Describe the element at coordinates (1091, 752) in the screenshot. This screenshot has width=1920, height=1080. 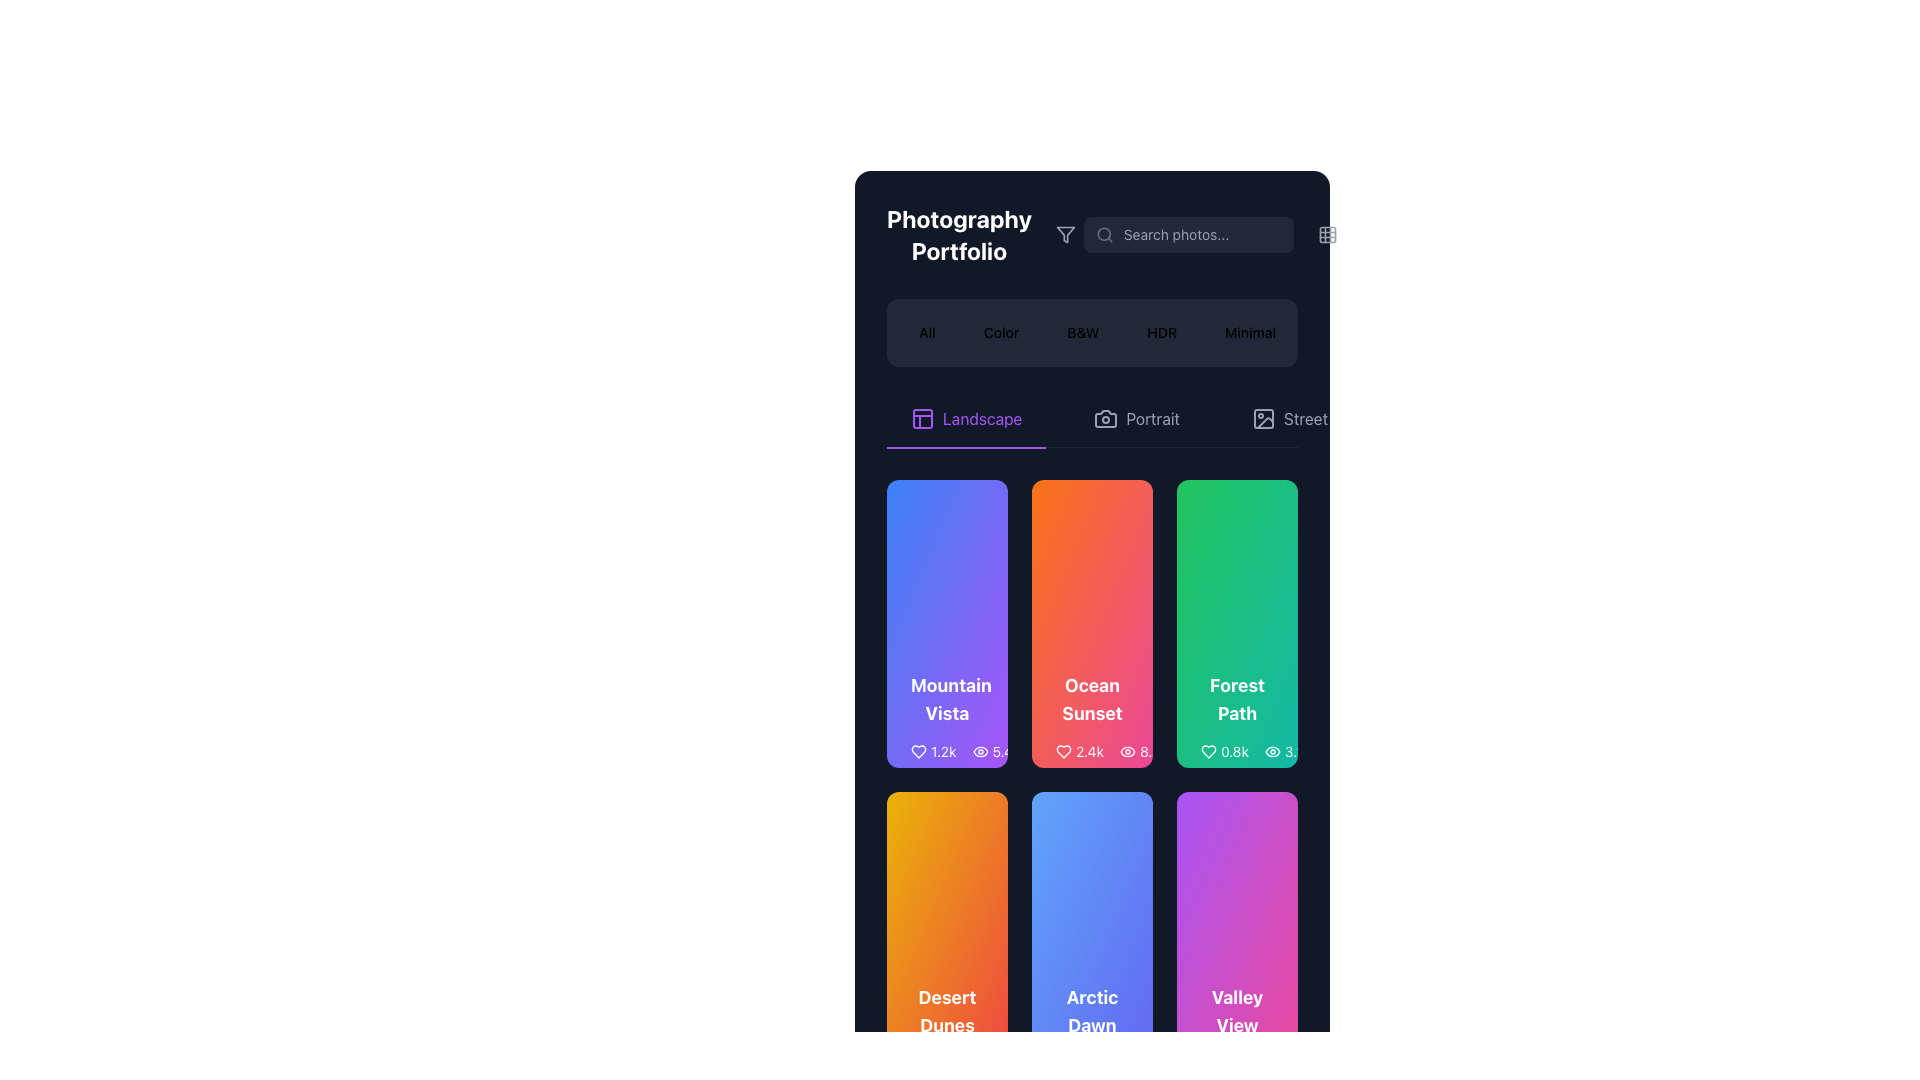
I see `the cluster of informational labels displaying '2.4k' and '8.2k' with heart and eye icons, located in the lower part of the 'Ocean Sunset' card` at that location.